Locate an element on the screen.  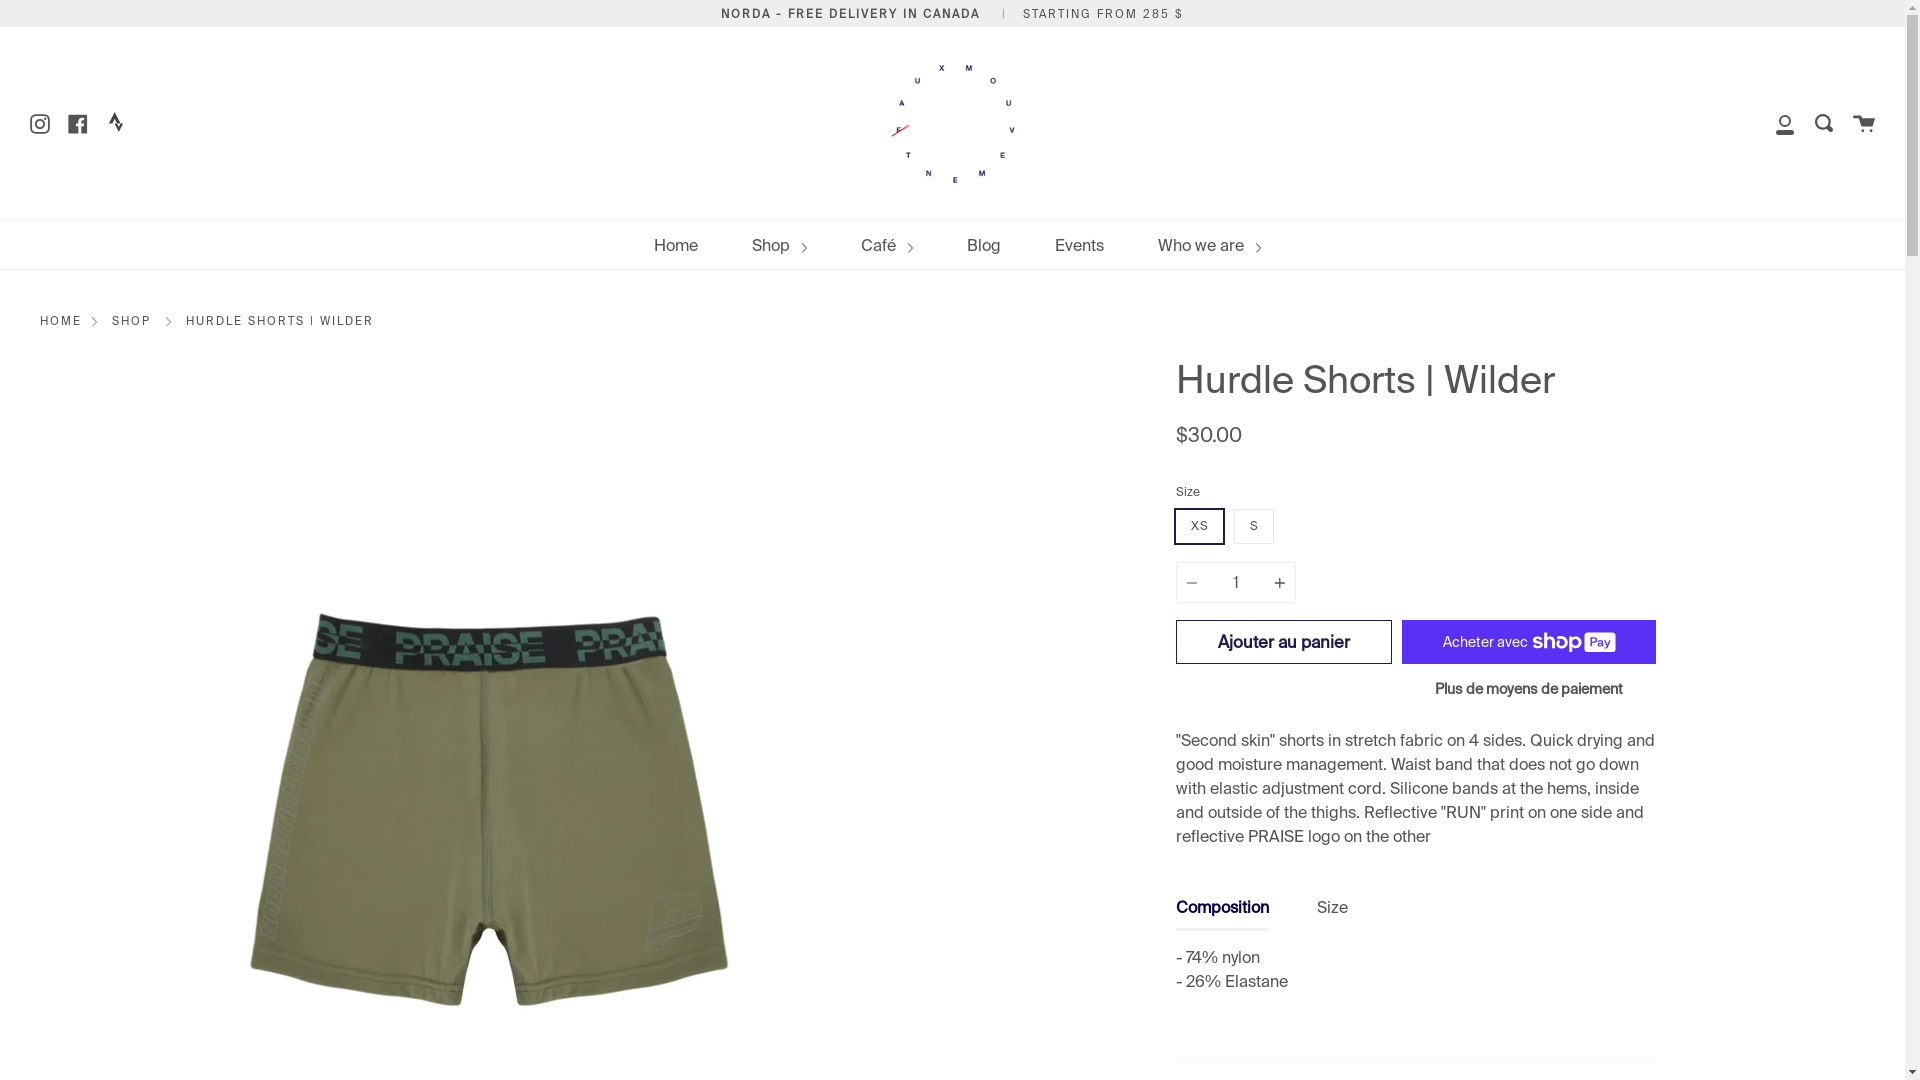
'Who we are' is located at coordinates (1208, 244).